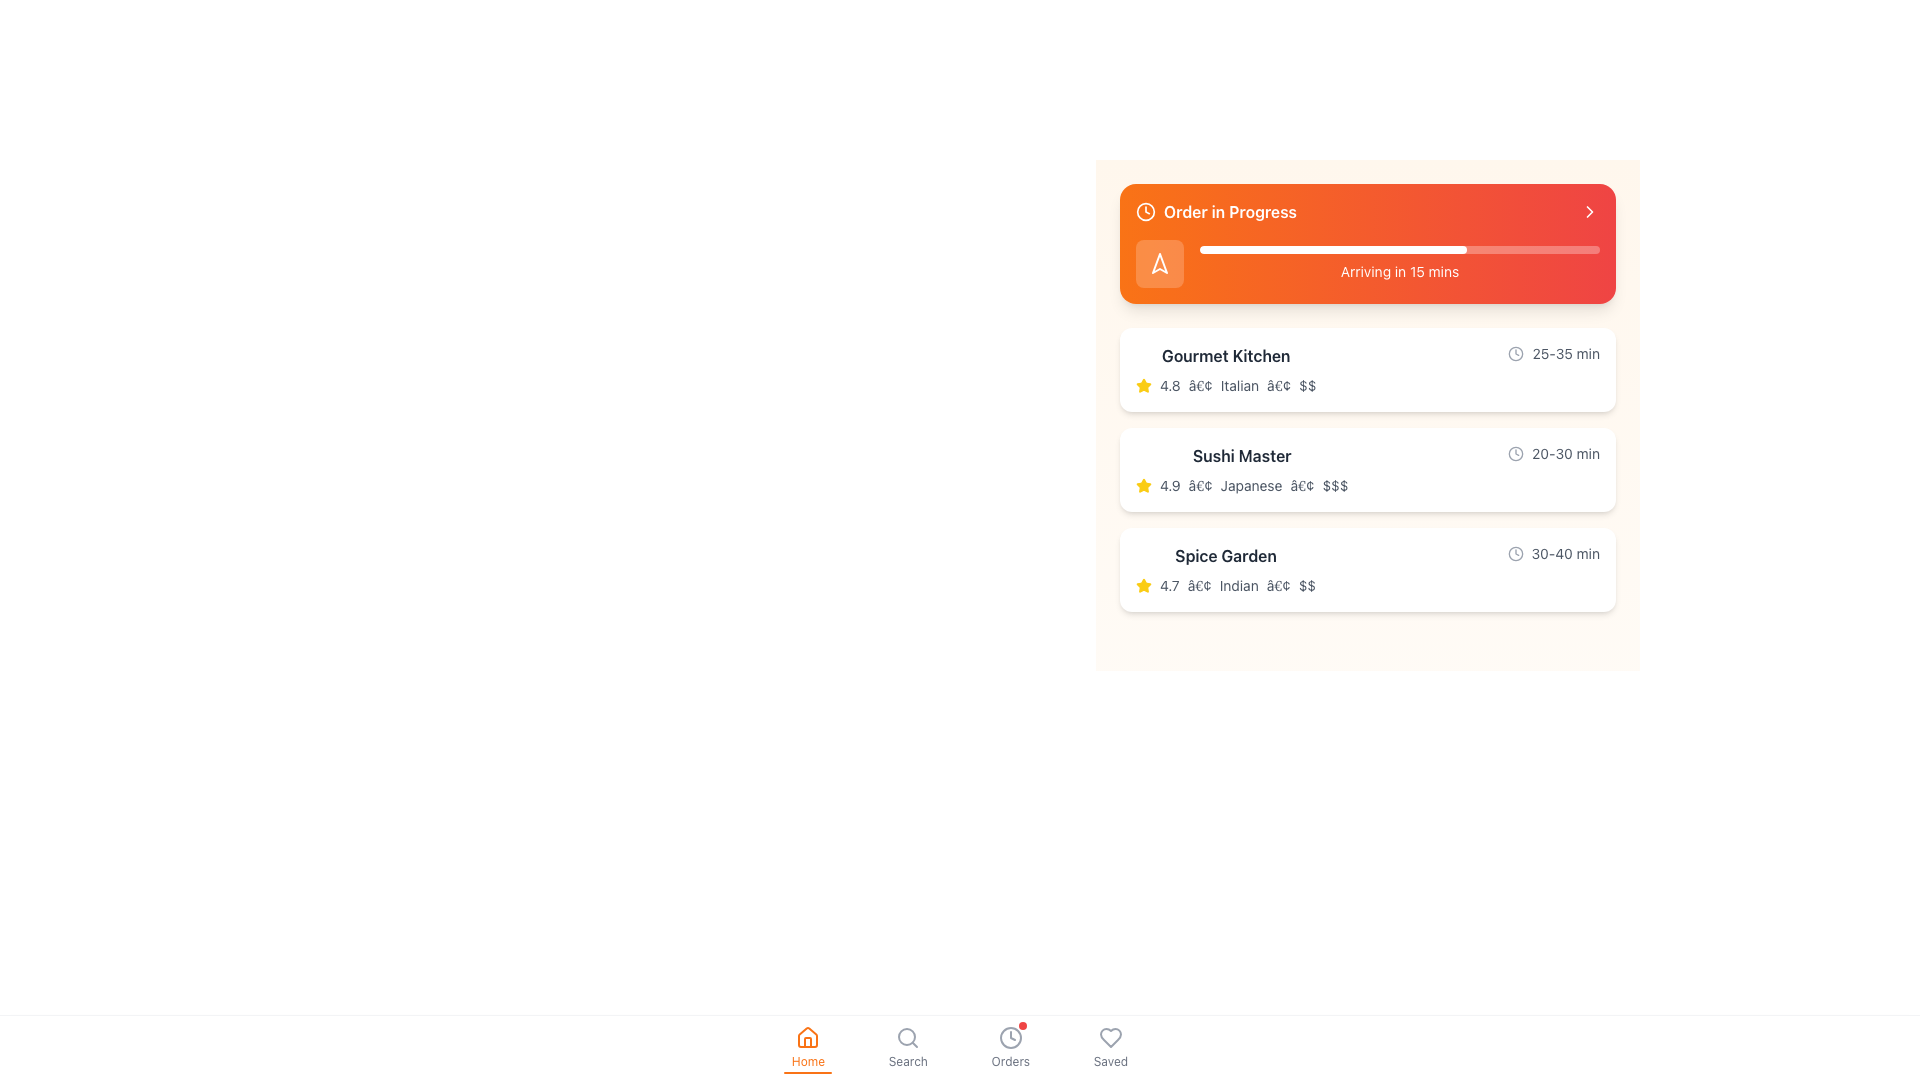  Describe the element at coordinates (1143, 385) in the screenshot. I see `the yellow star icon, which is part of the rating indicator located to the left of the text '4.8 • Italian • $$', to interact with the rating` at that location.